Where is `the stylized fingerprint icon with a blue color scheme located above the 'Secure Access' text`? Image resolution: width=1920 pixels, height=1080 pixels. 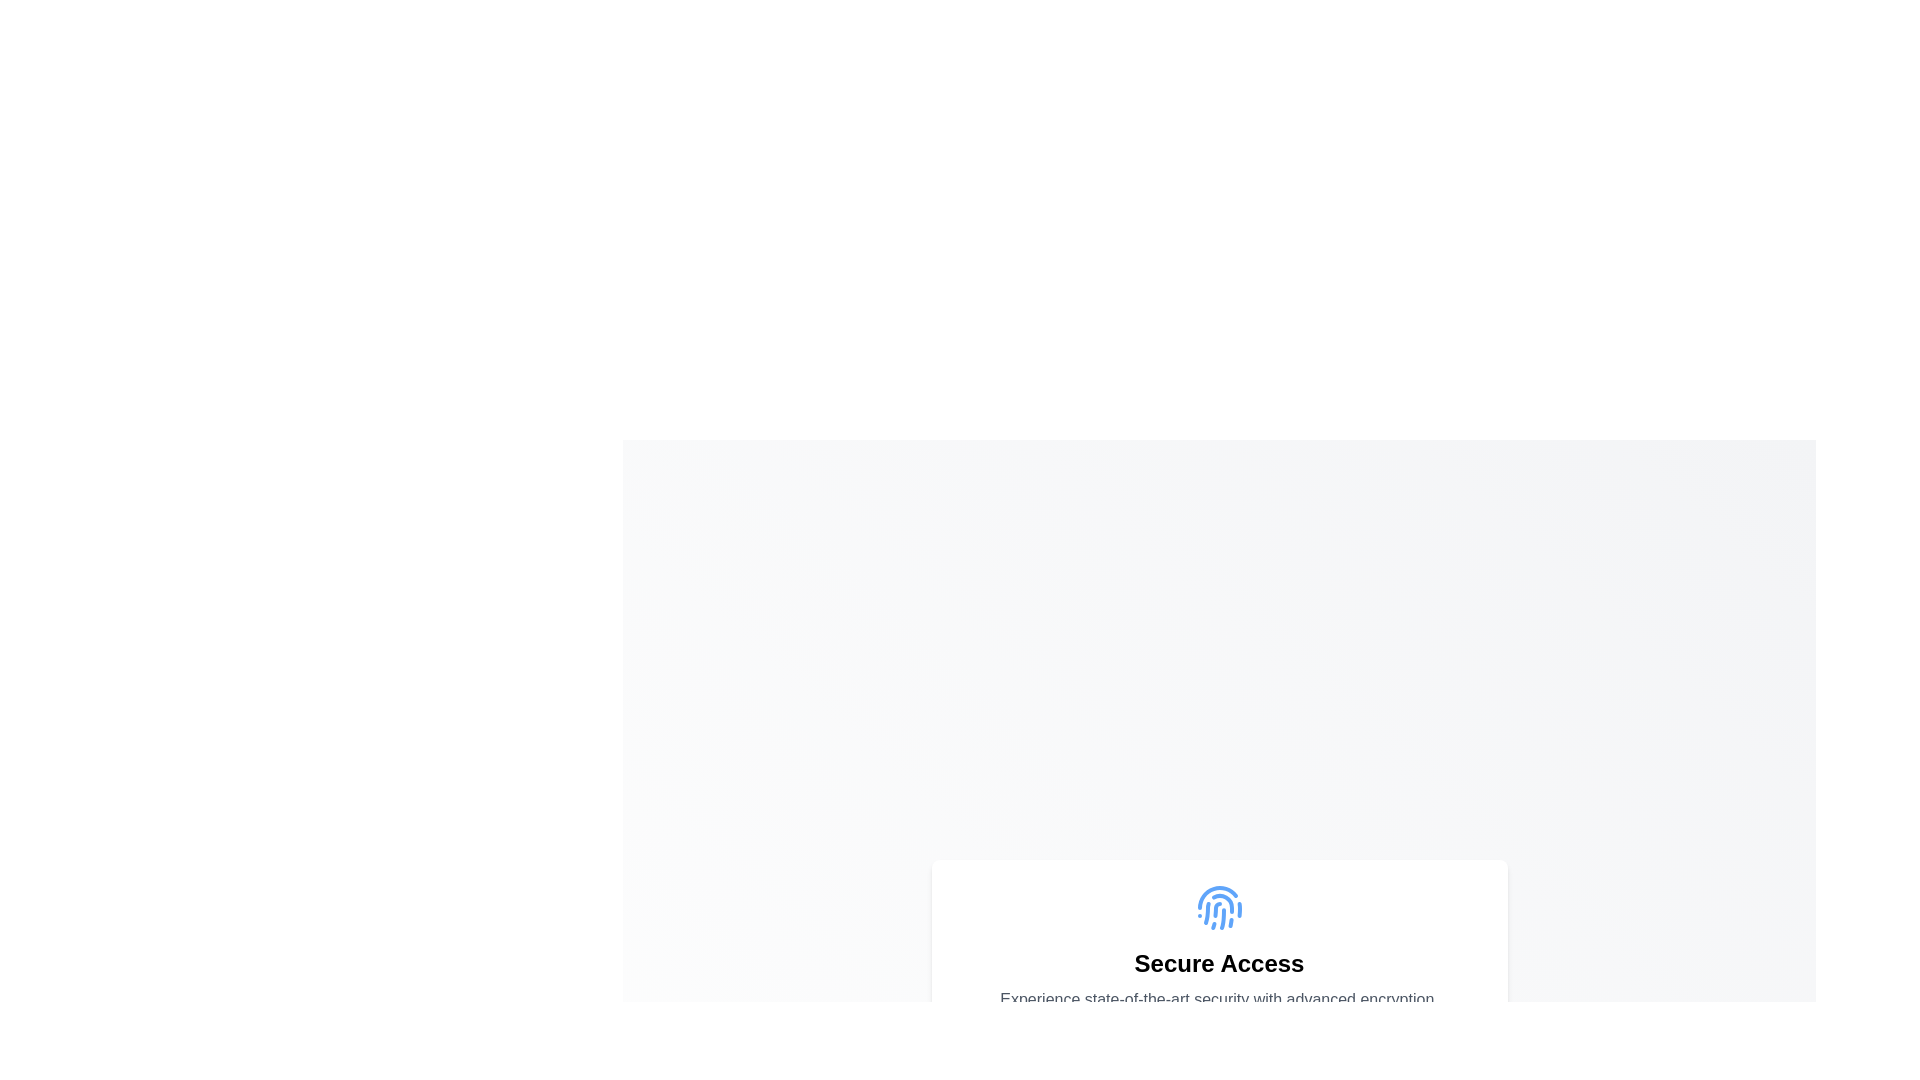
the stylized fingerprint icon with a blue color scheme located above the 'Secure Access' text is located at coordinates (1218, 907).